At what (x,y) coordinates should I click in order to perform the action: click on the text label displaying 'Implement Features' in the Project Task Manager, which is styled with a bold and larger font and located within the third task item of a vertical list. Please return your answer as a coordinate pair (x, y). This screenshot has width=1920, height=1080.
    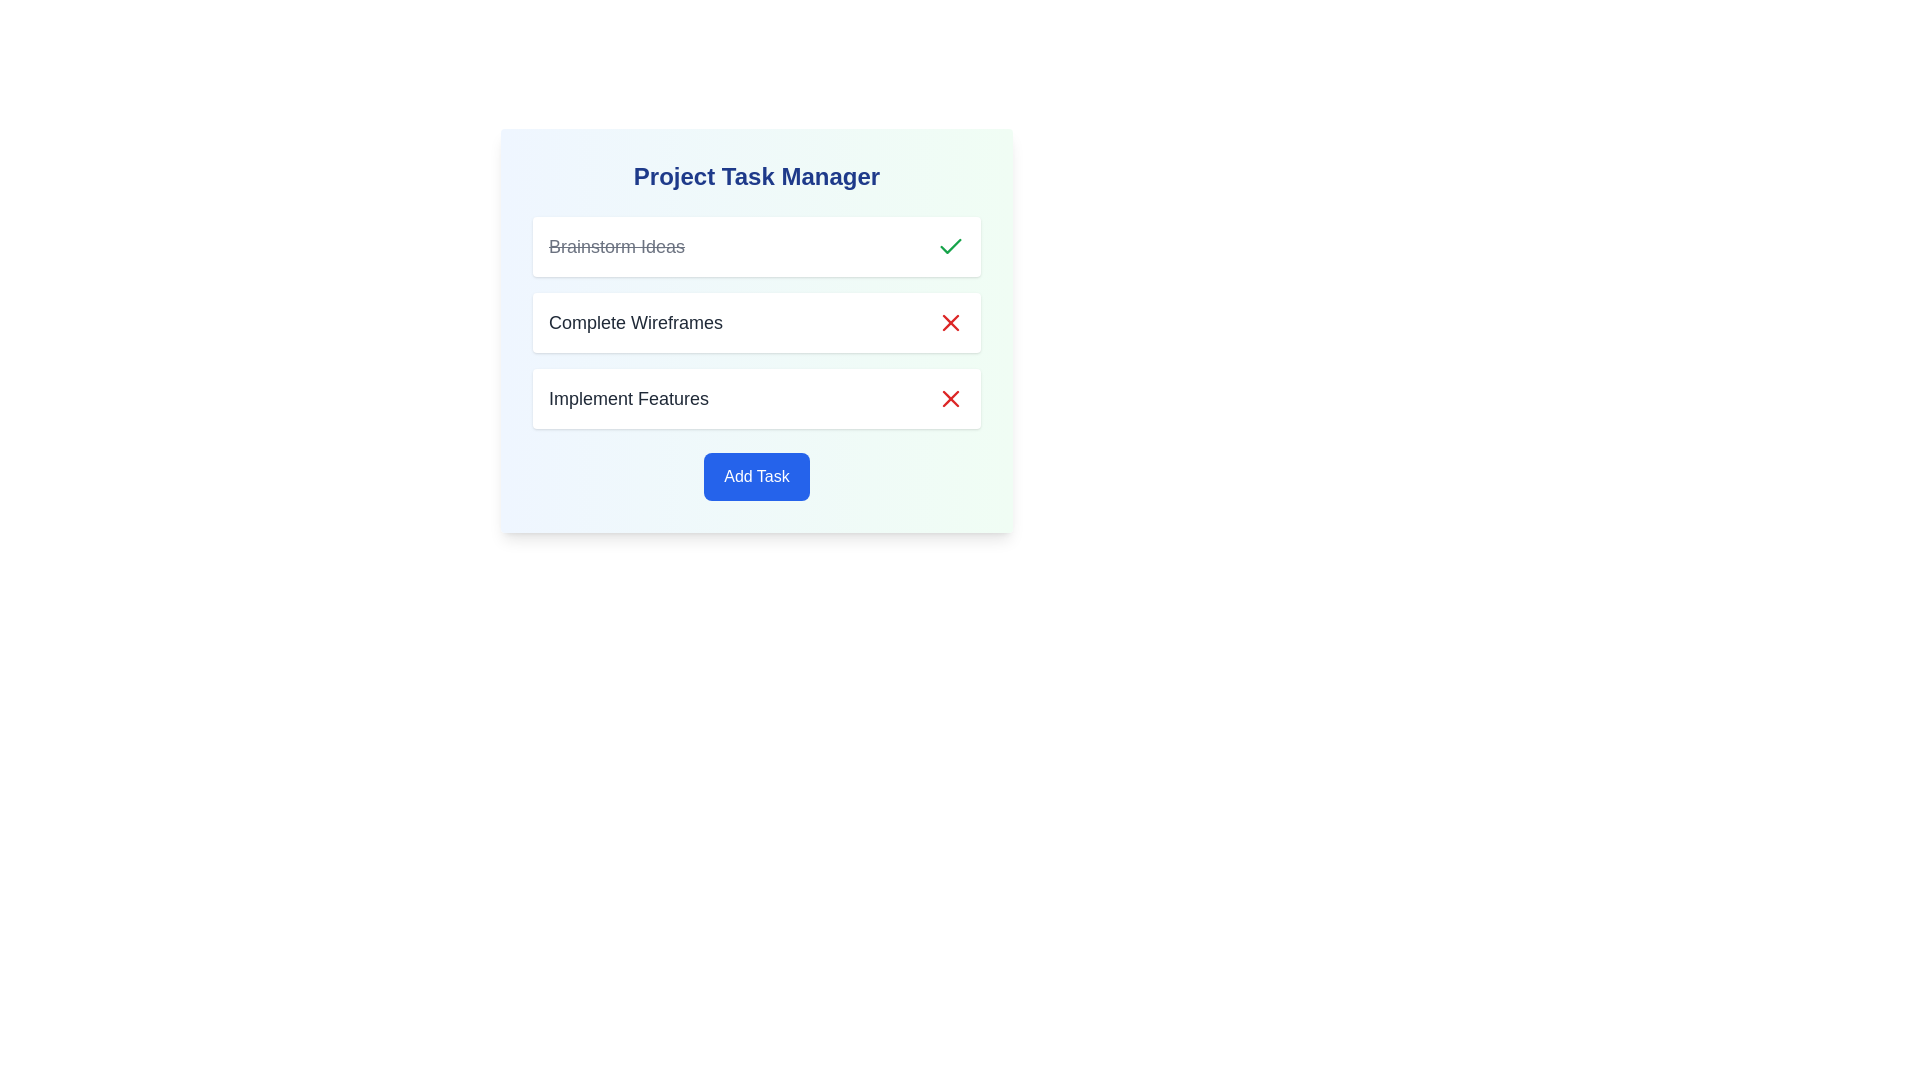
    Looking at the image, I should click on (627, 398).